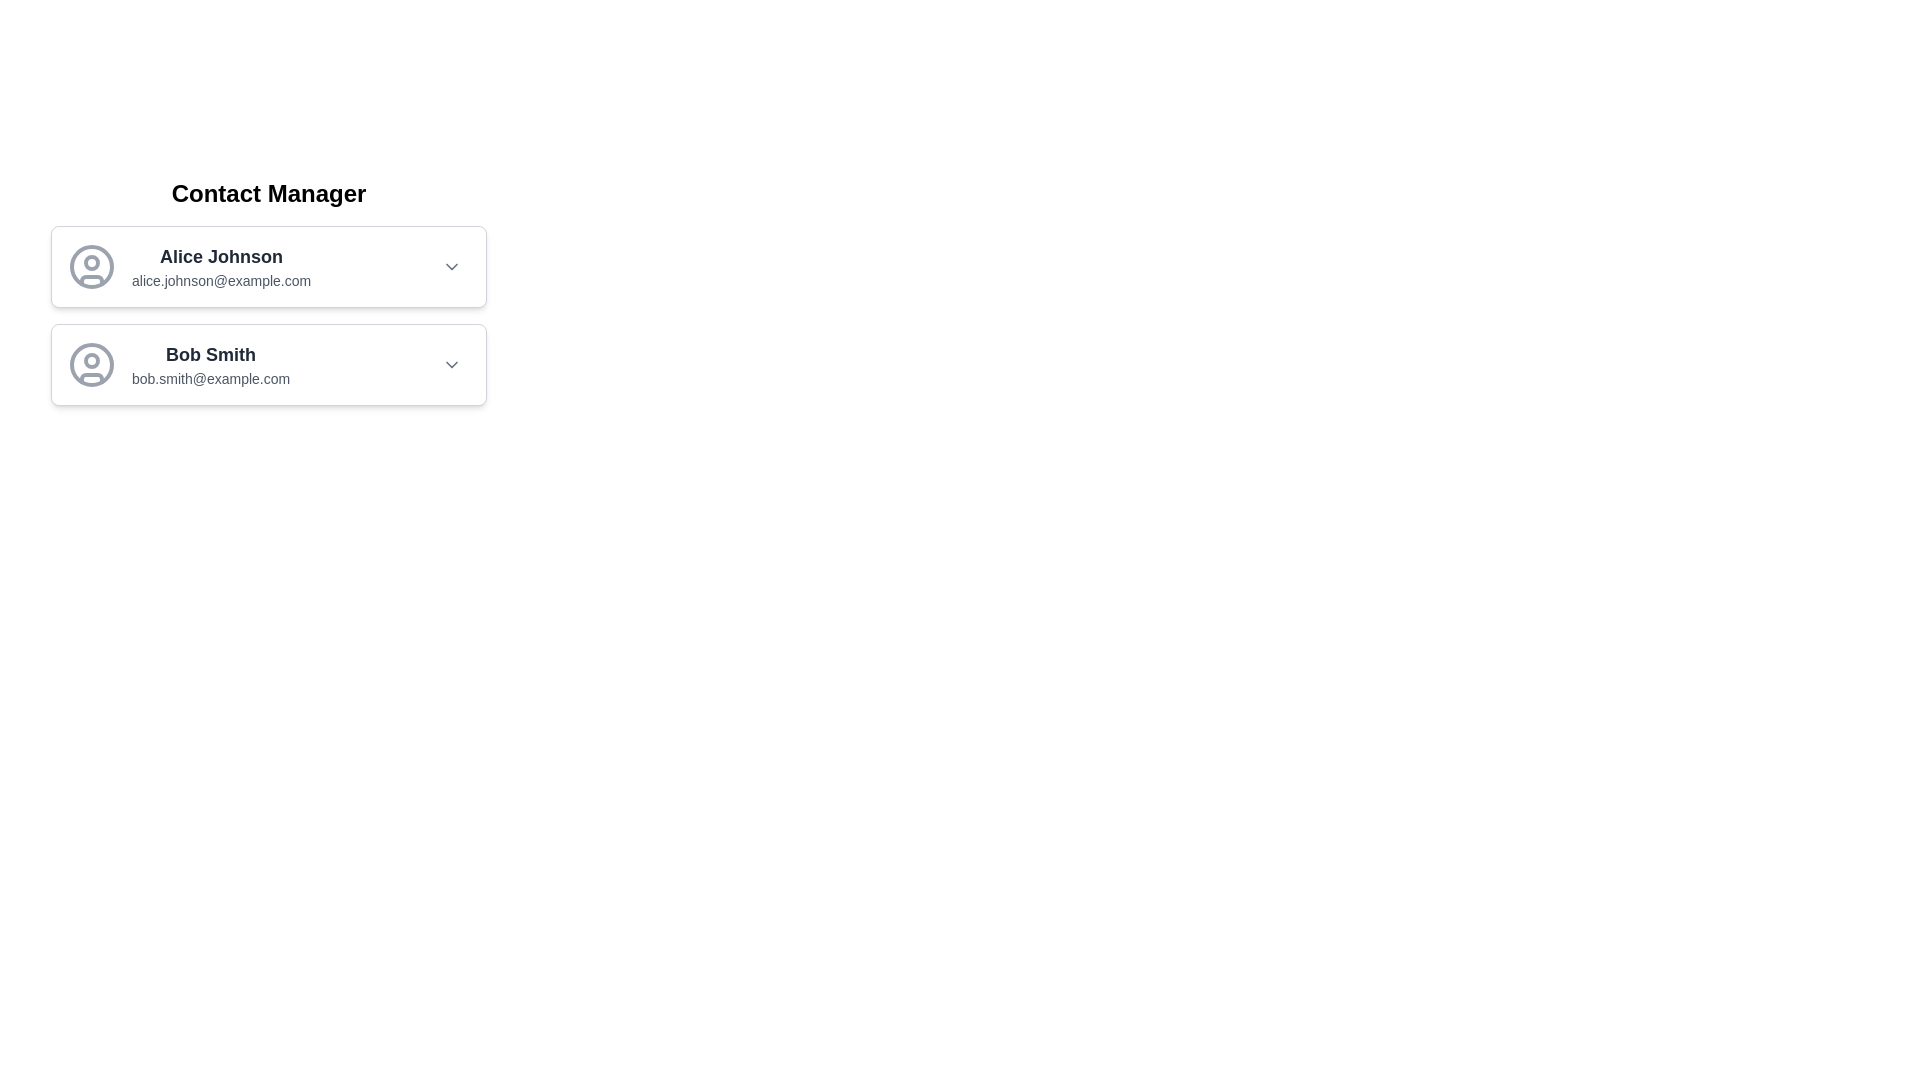 This screenshot has width=1920, height=1080. I want to click on the downward arrow icon for the dropdown menu associated with user 'Bob Smith', so click(450, 365).